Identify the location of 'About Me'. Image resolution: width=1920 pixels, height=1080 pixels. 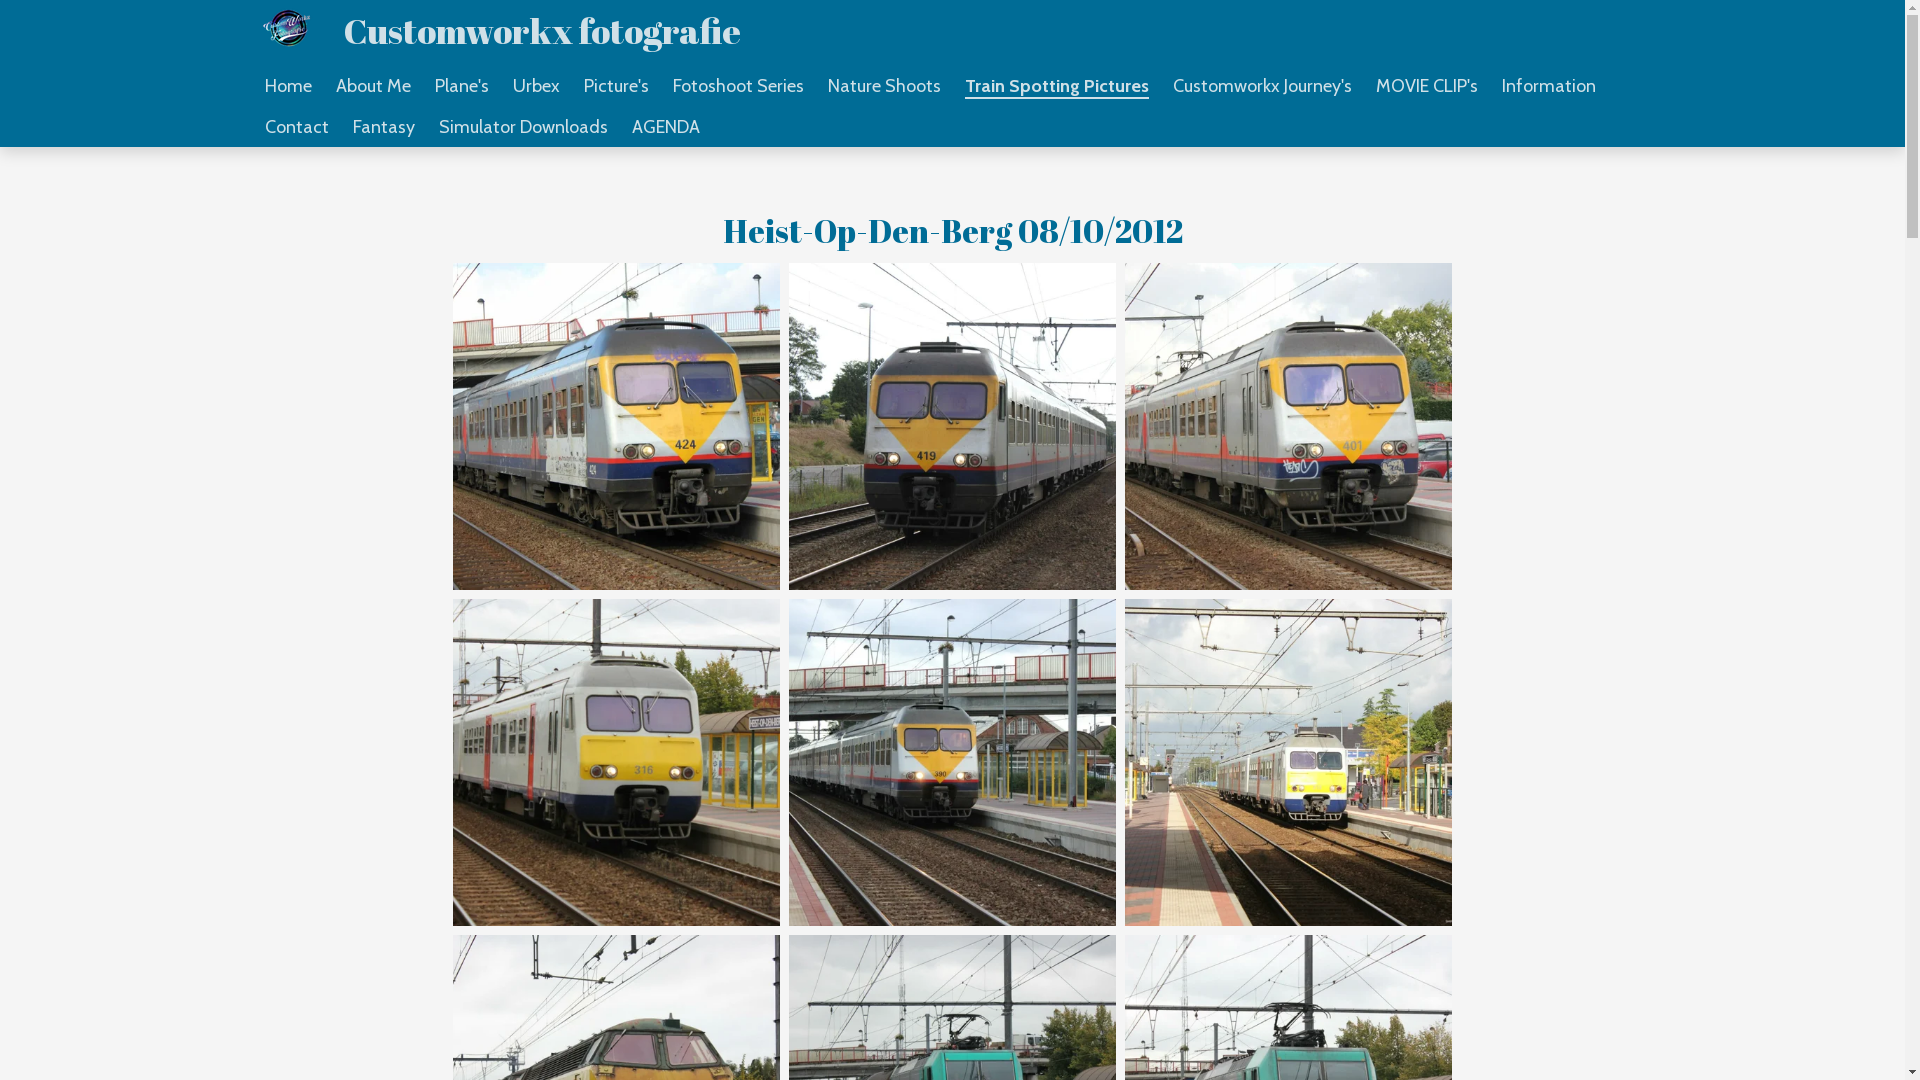
(373, 84).